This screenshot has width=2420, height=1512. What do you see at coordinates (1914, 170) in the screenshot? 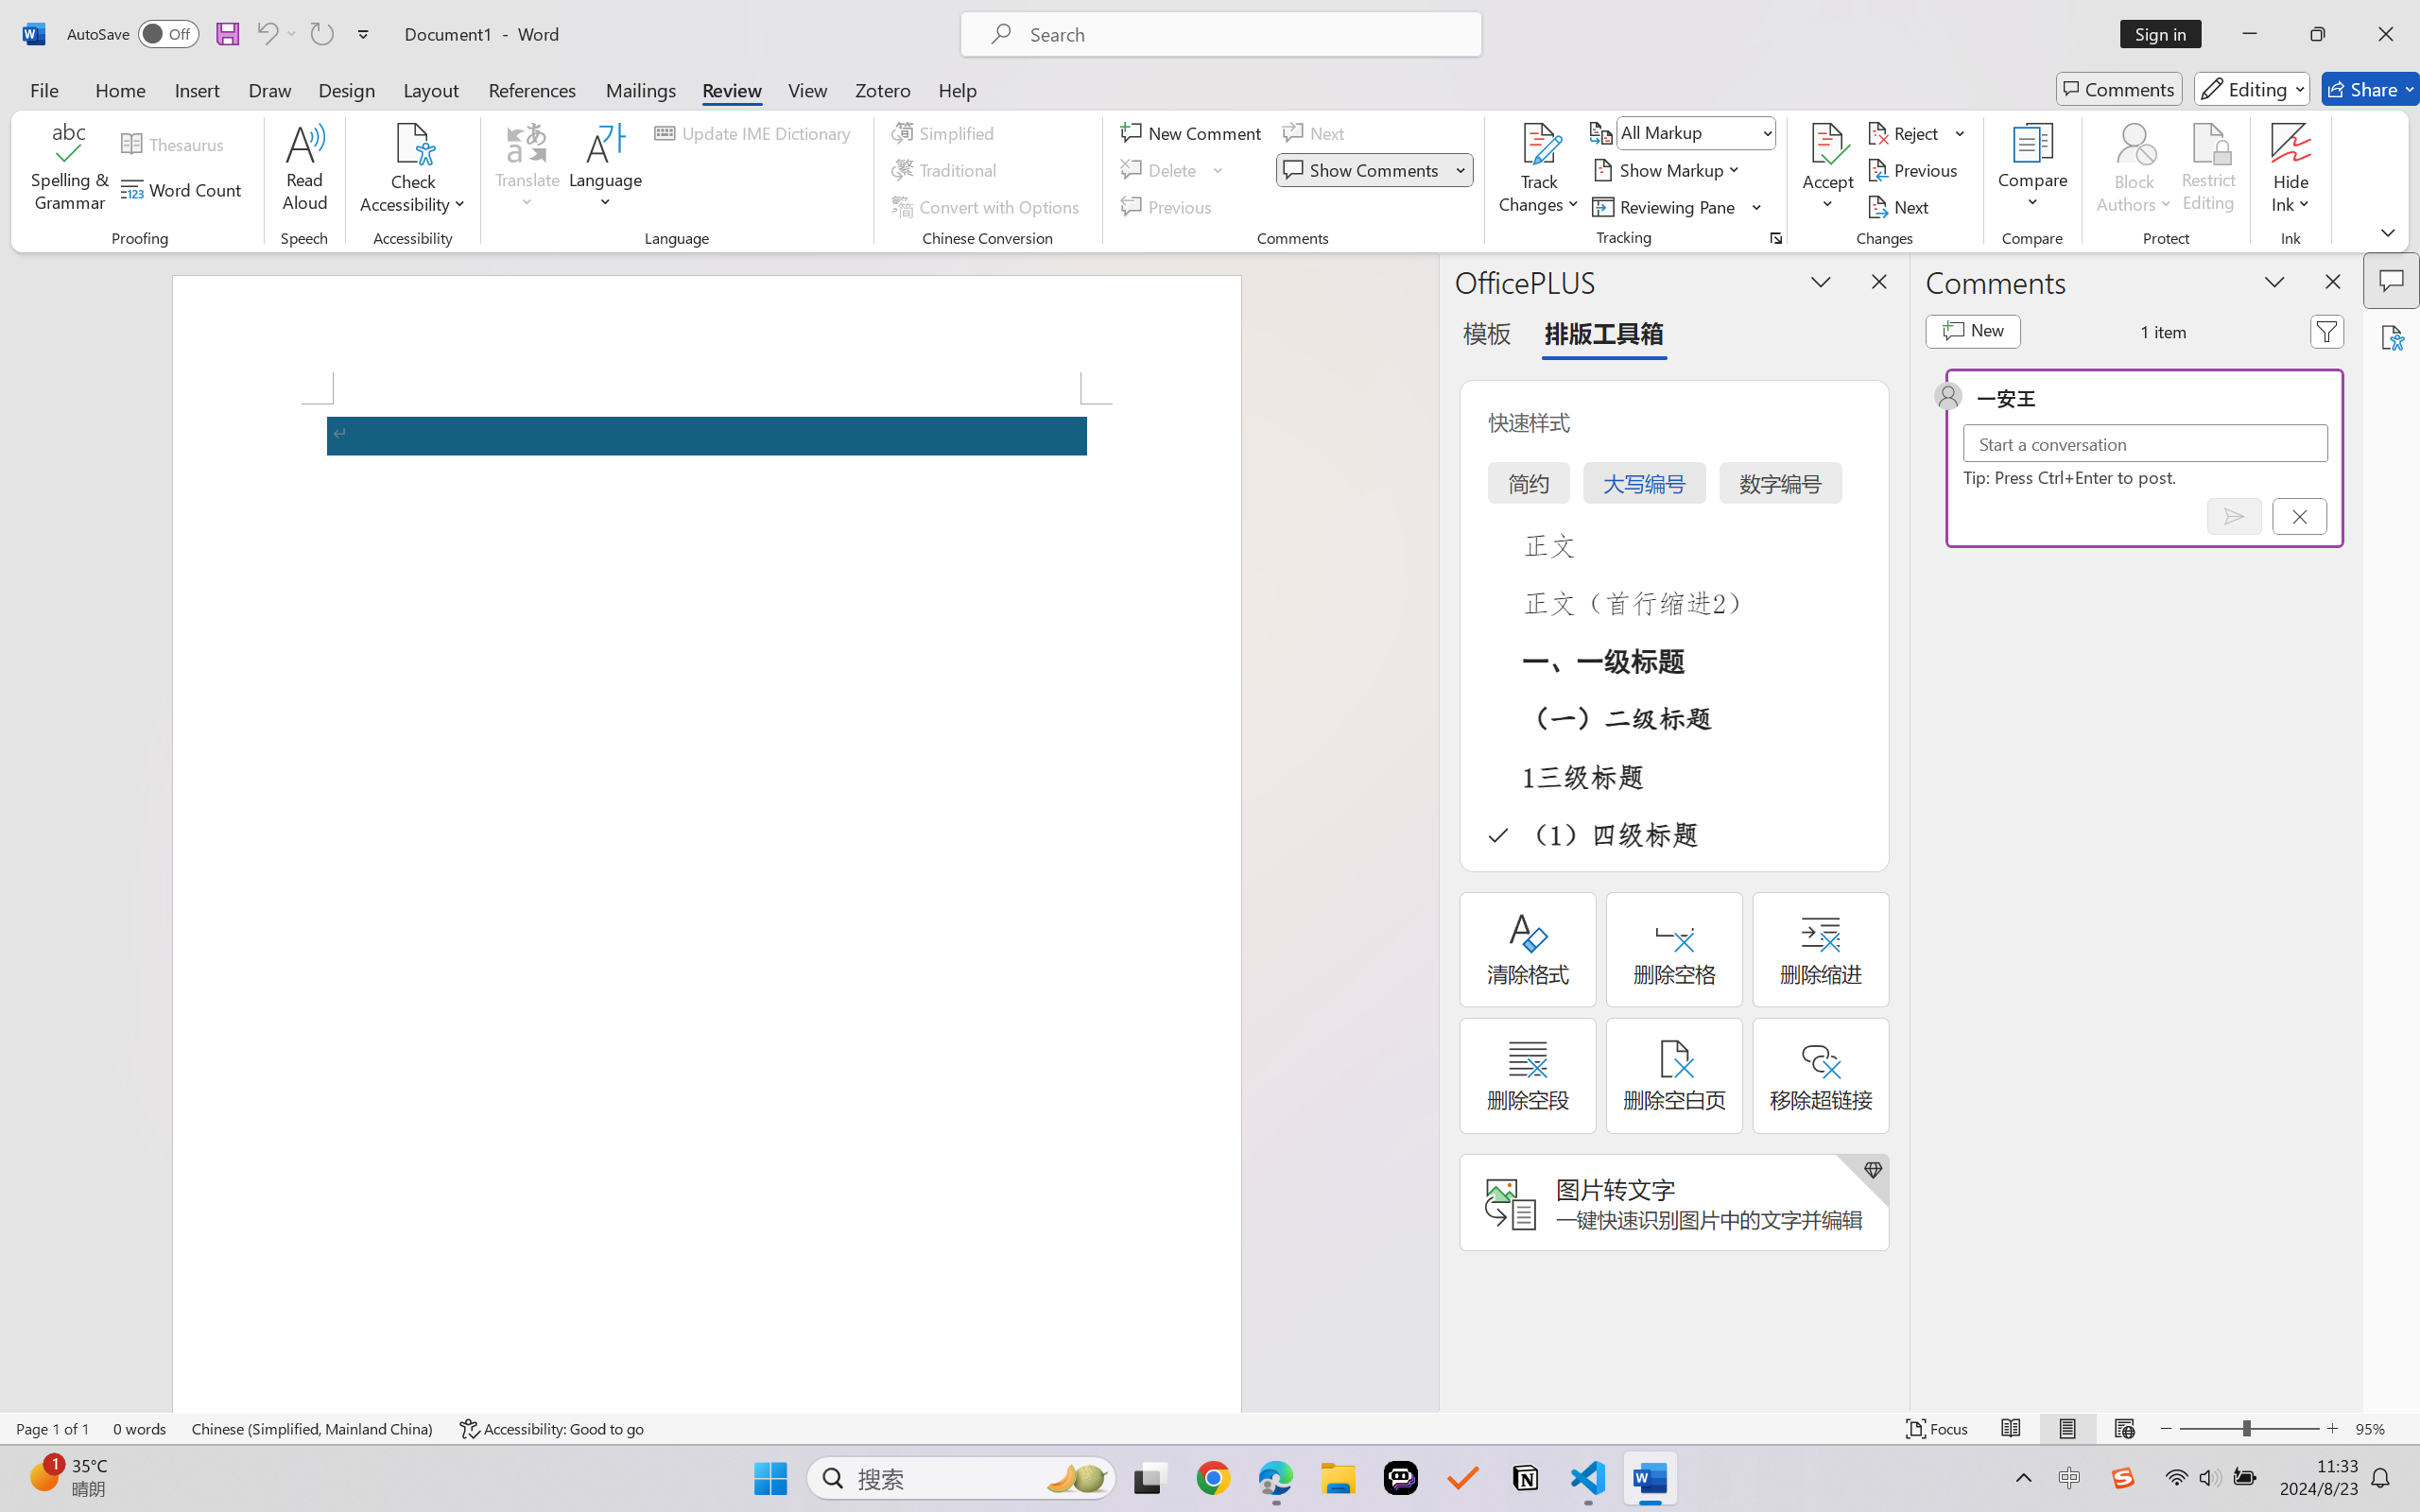
I see `'Previous'` at bounding box center [1914, 170].